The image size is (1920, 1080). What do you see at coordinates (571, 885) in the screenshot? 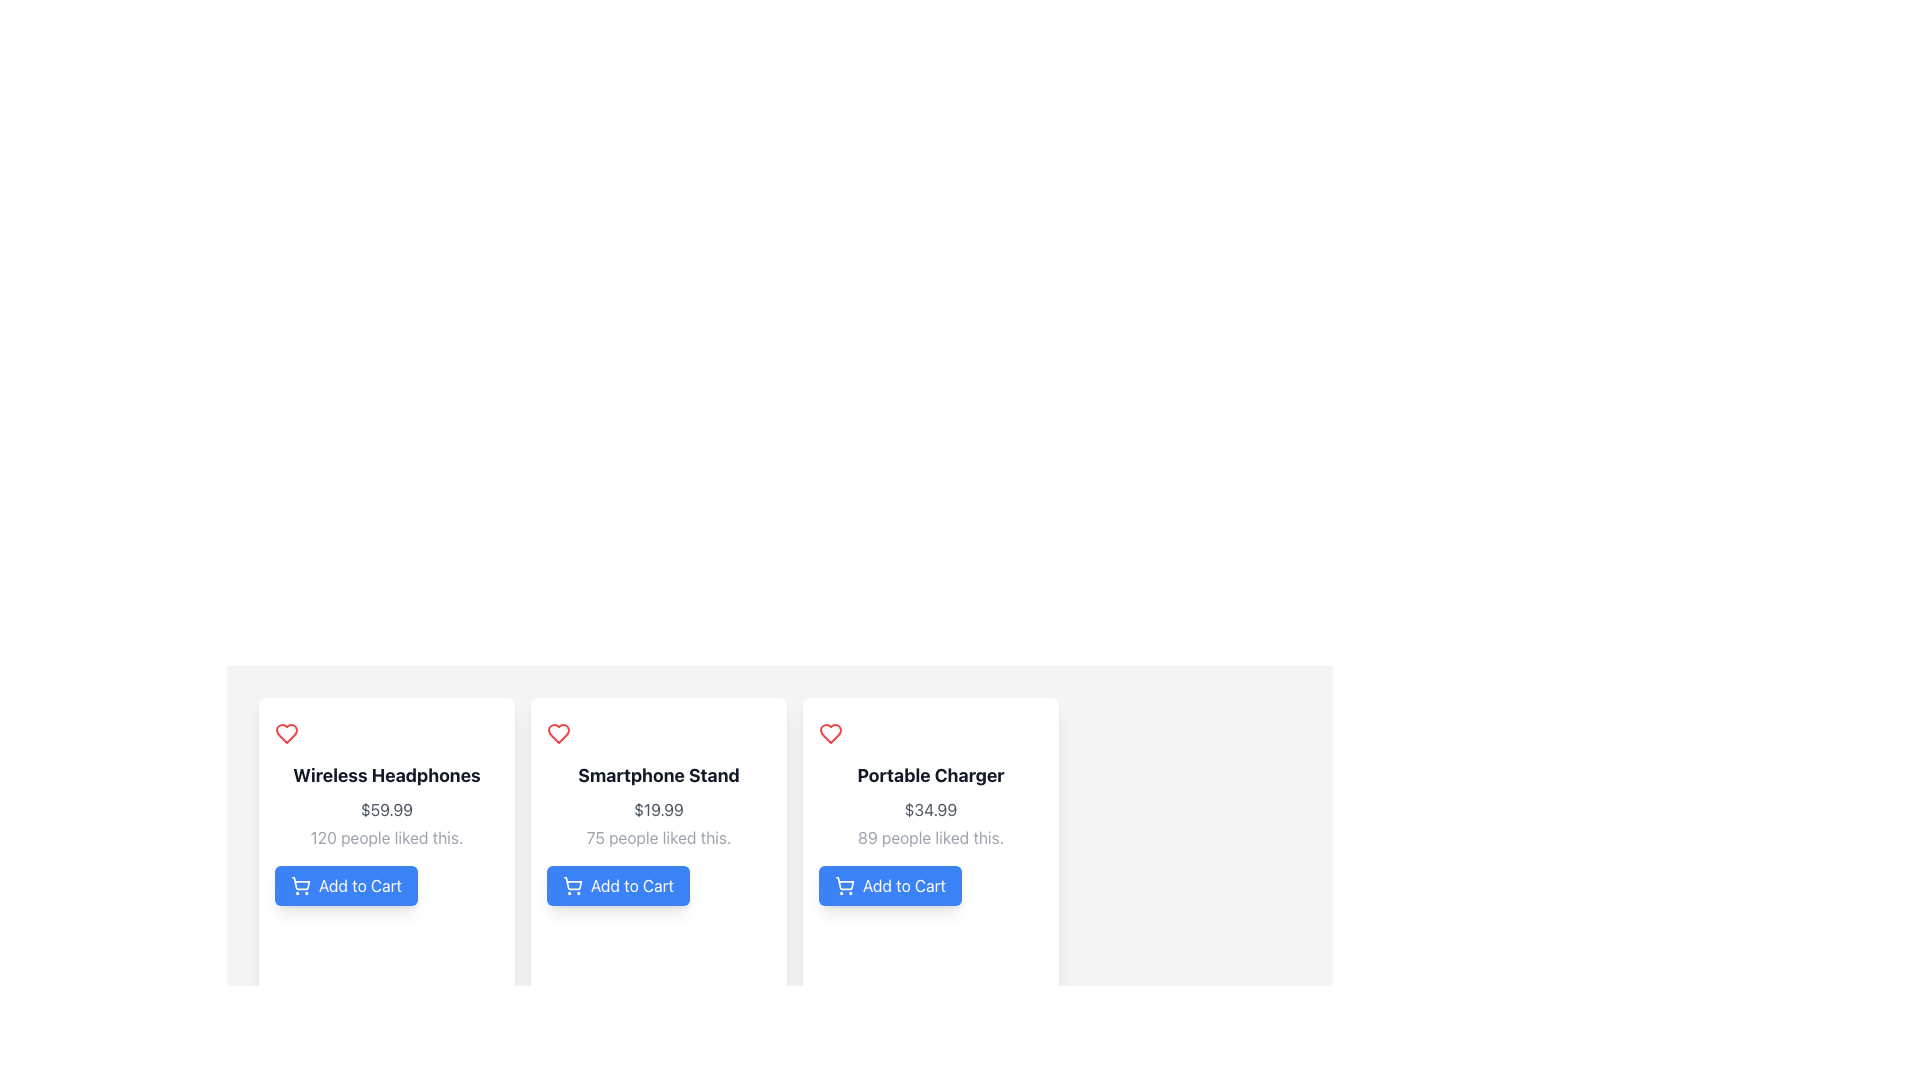
I see `the add-to-cart icon located in the second product card to initiate the add-to-cart action` at bounding box center [571, 885].